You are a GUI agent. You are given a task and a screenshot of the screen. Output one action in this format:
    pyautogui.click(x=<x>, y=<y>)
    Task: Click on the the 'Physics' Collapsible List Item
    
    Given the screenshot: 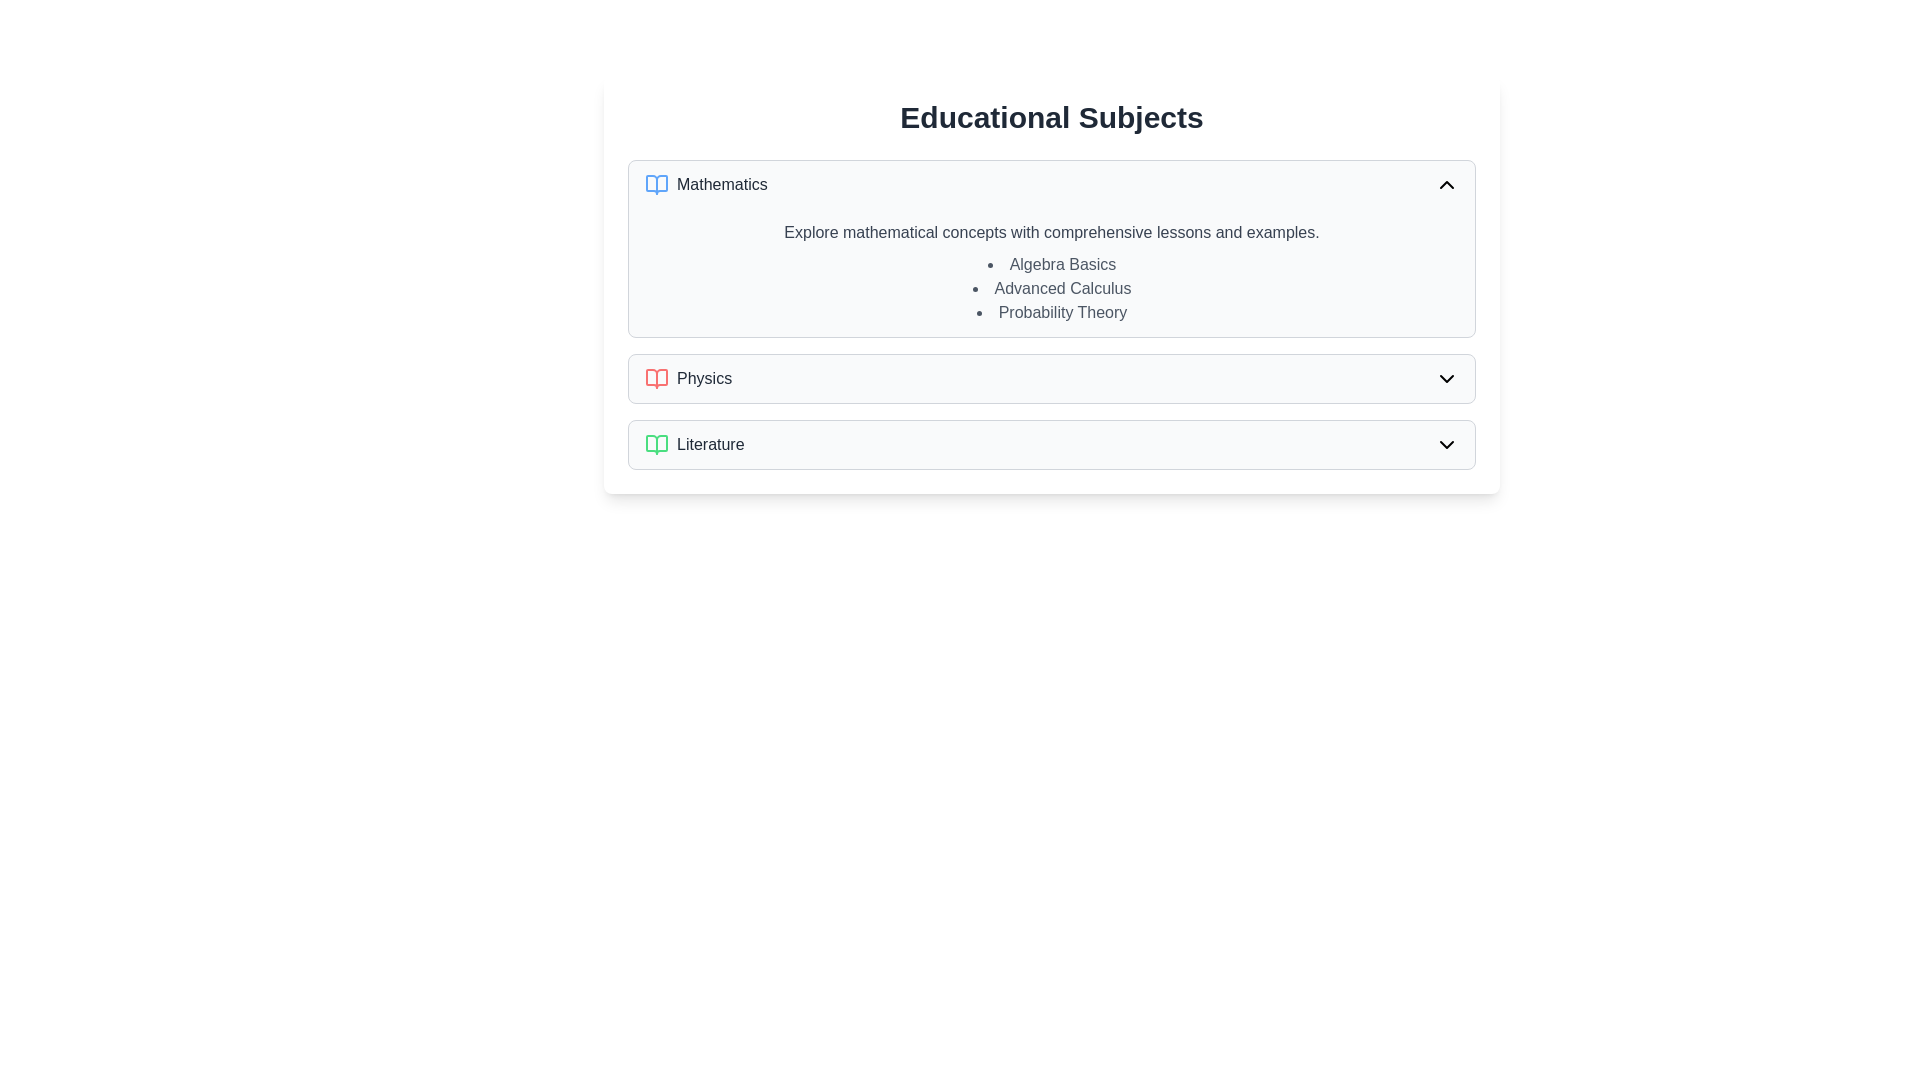 What is the action you would take?
    pyautogui.click(x=1050, y=378)
    